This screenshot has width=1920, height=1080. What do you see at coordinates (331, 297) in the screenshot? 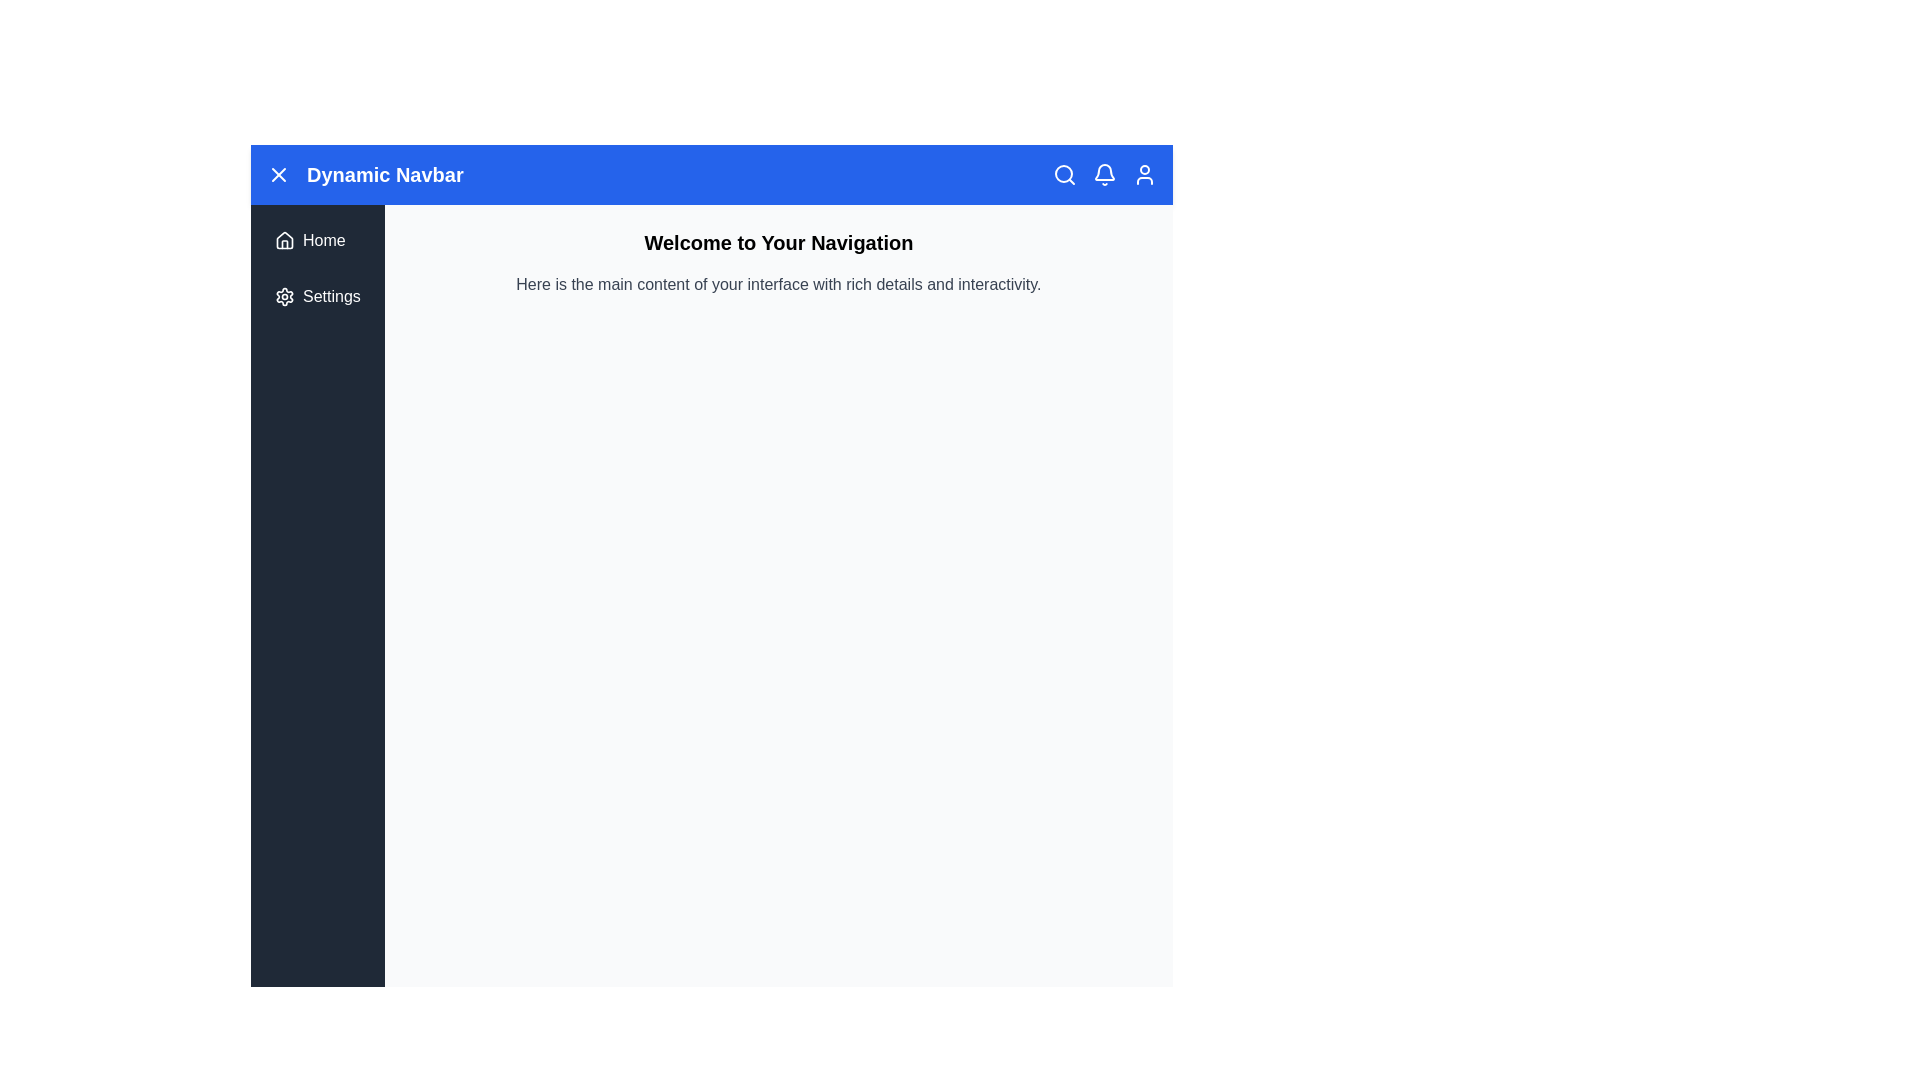
I see `the Text Label located below the 'Home' section in the left sidebar navigation menu that indicates navigation to the settings section` at bounding box center [331, 297].